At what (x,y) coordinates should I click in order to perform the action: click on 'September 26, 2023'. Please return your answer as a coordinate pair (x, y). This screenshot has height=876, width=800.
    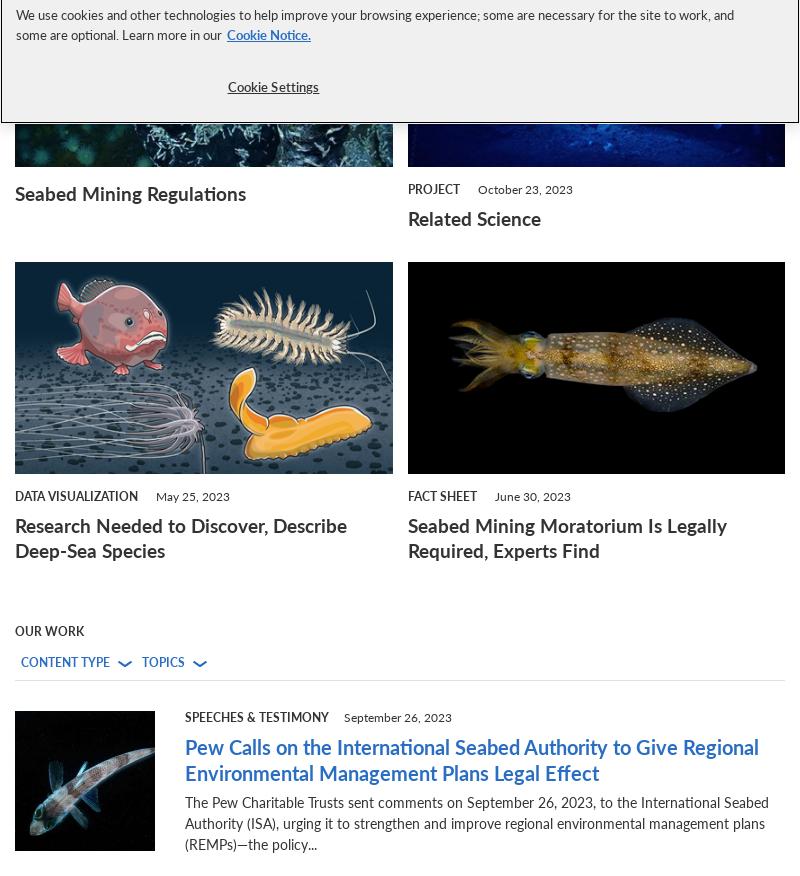
    Looking at the image, I should click on (397, 716).